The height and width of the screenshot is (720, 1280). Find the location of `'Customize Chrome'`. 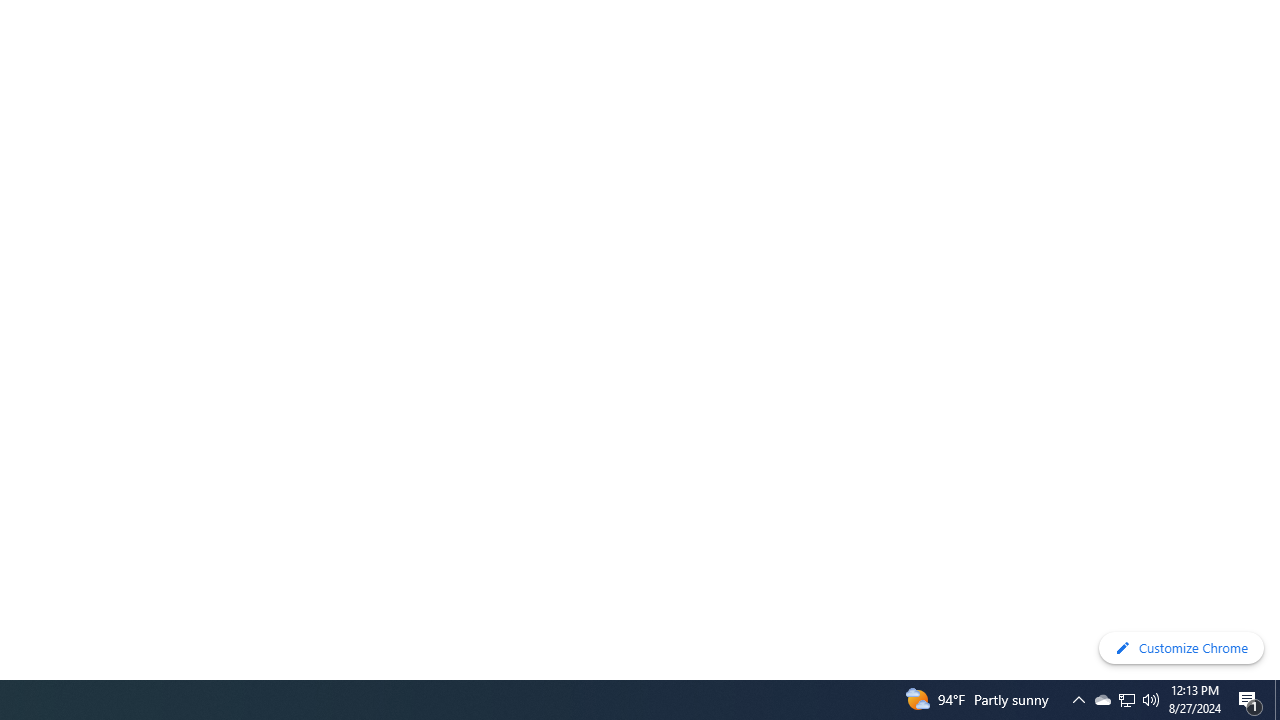

'Customize Chrome' is located at coordinates (1181, 648).